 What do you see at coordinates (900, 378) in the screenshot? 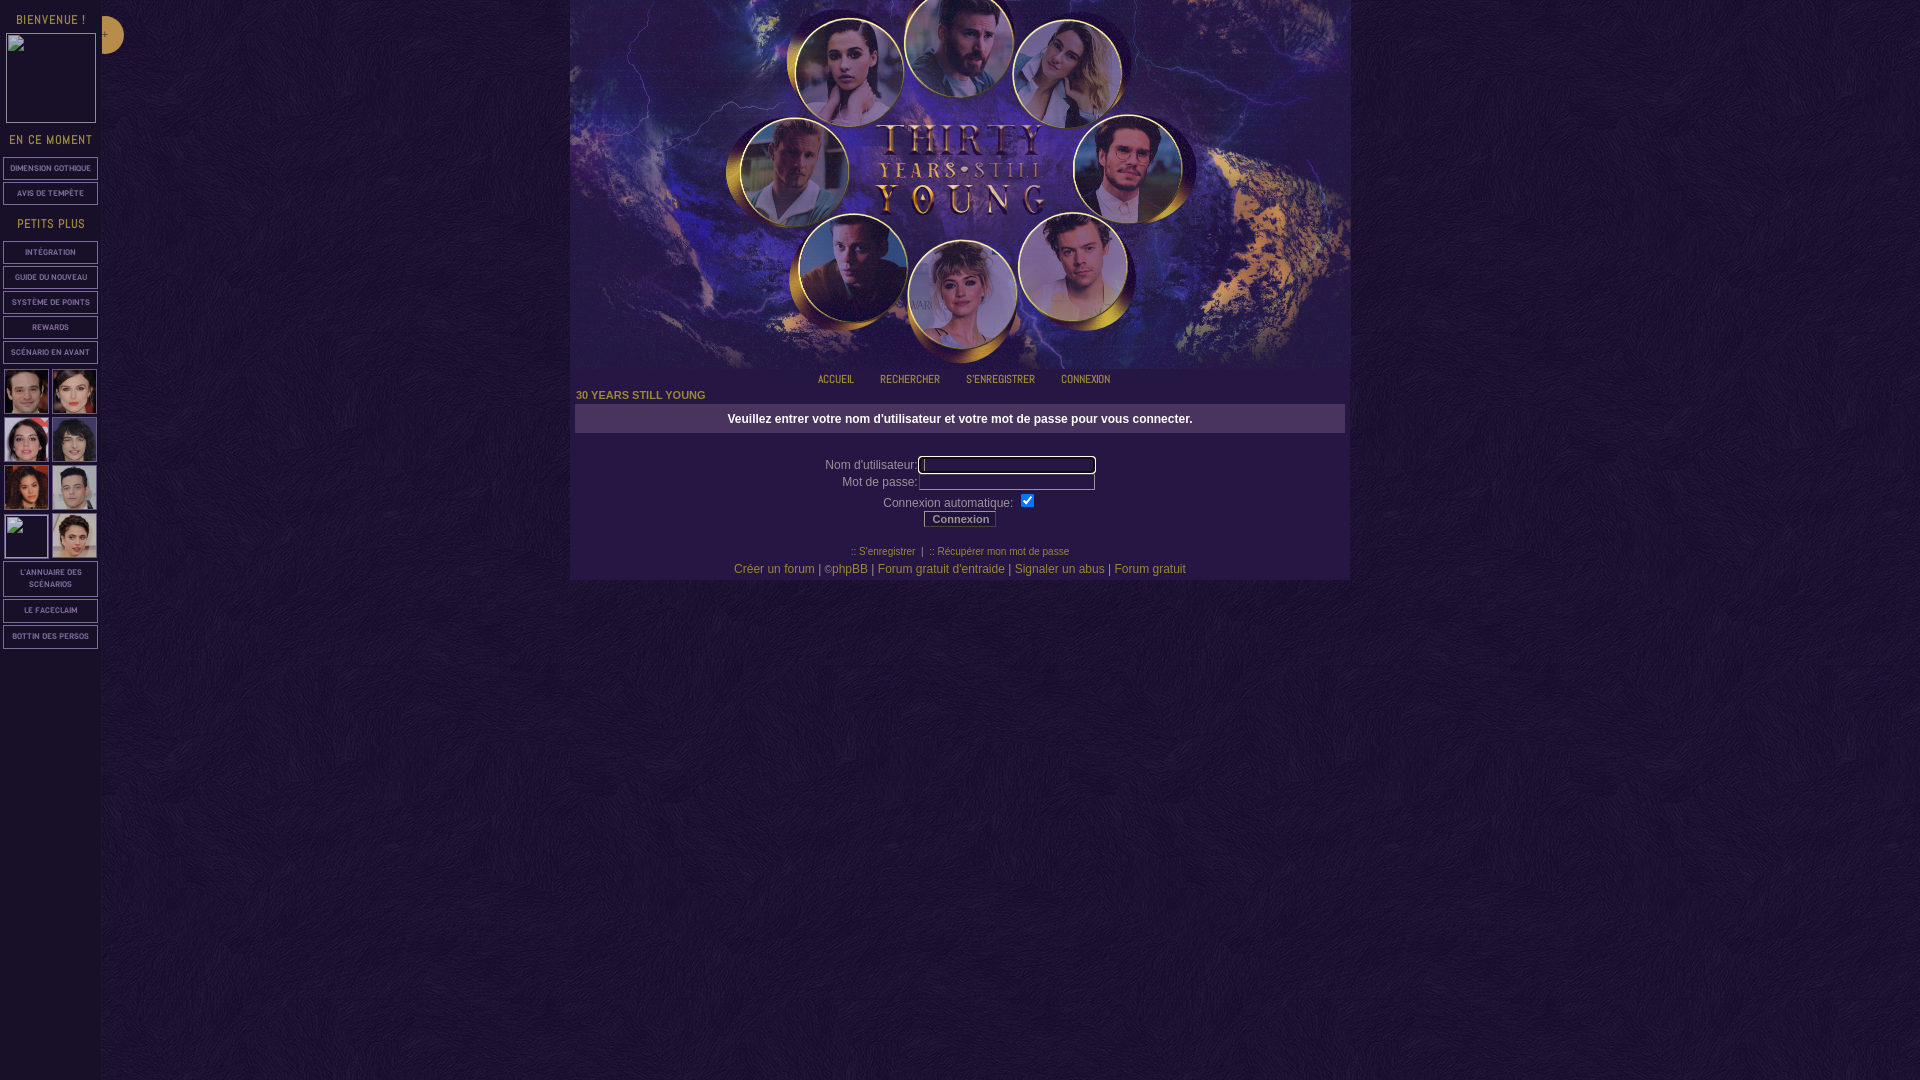
I see `'RECHERCHER'` at bounding box center [900, 378].